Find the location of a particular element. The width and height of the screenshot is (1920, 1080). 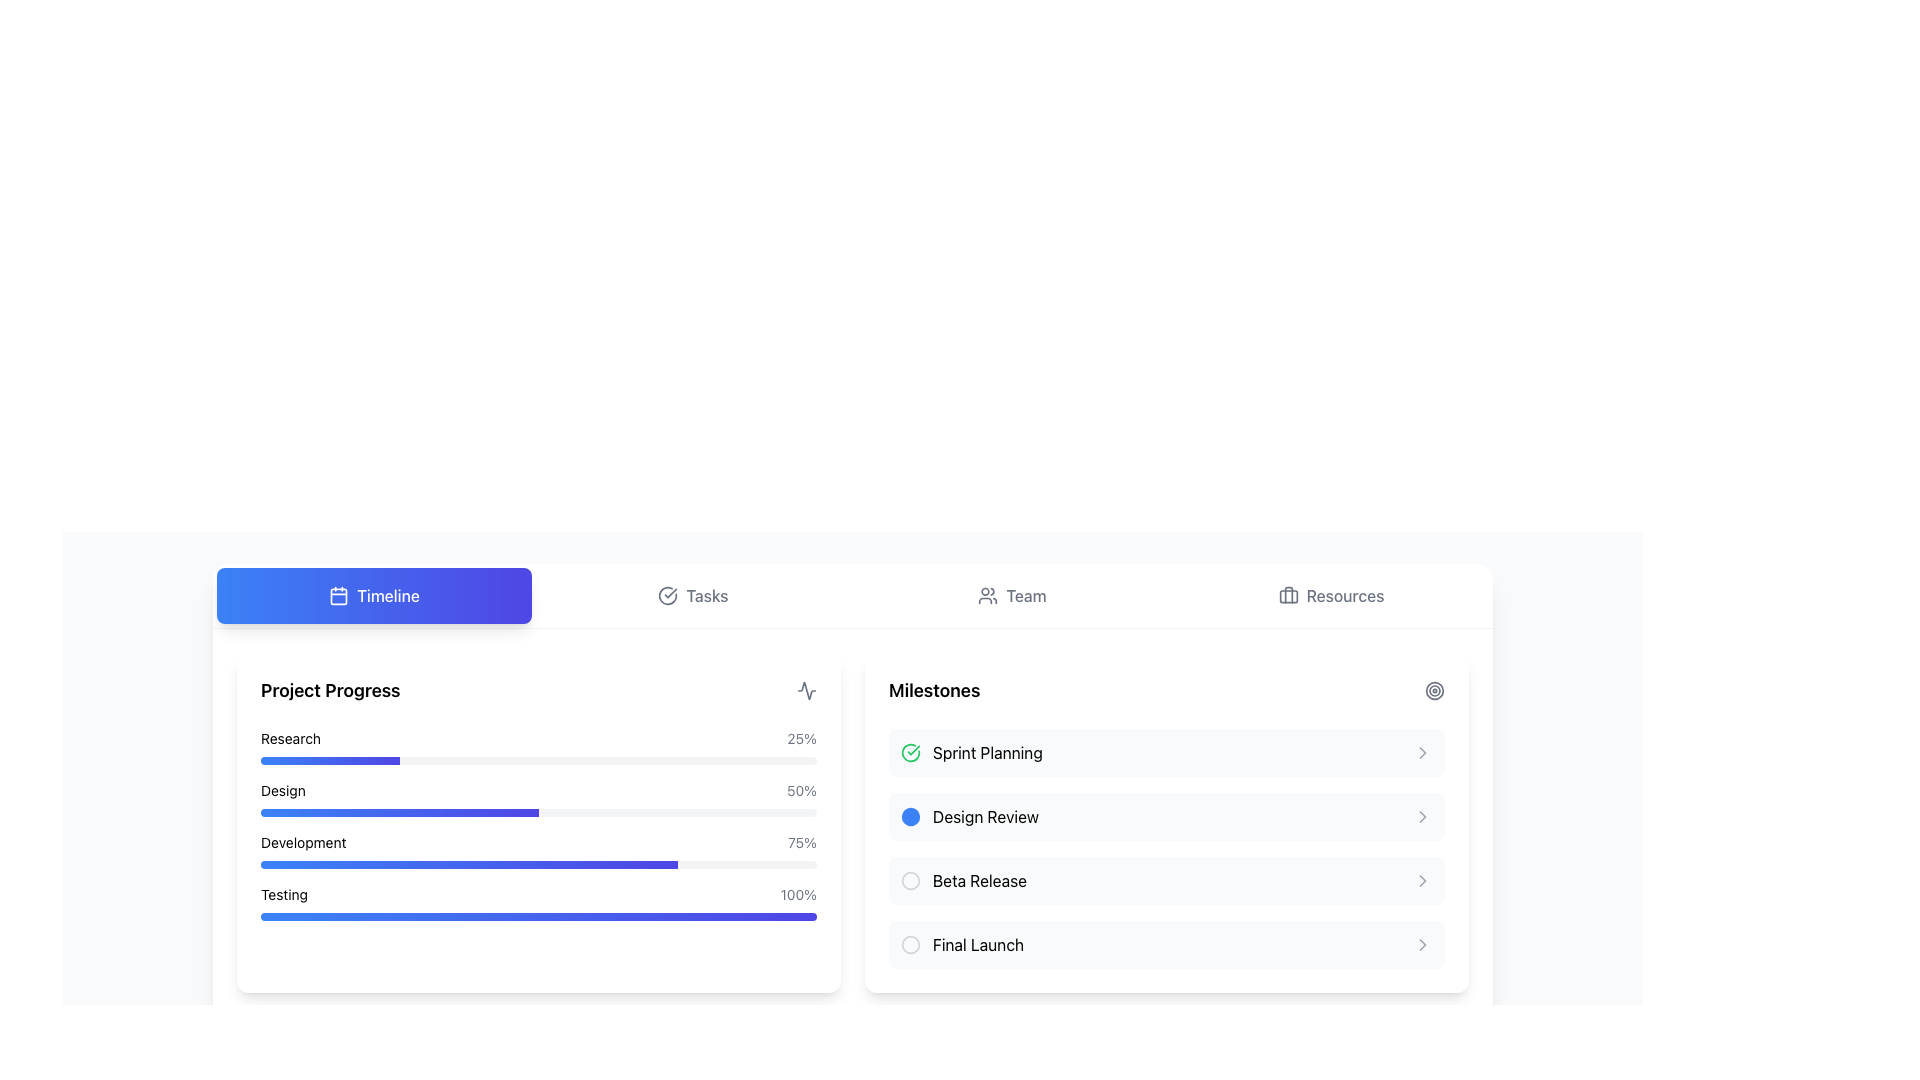

the small calendar icon with a blue gradient background located within the 'Timeline' button in the navigation bar at the top left of the interface is located at coordinates (339, 595).